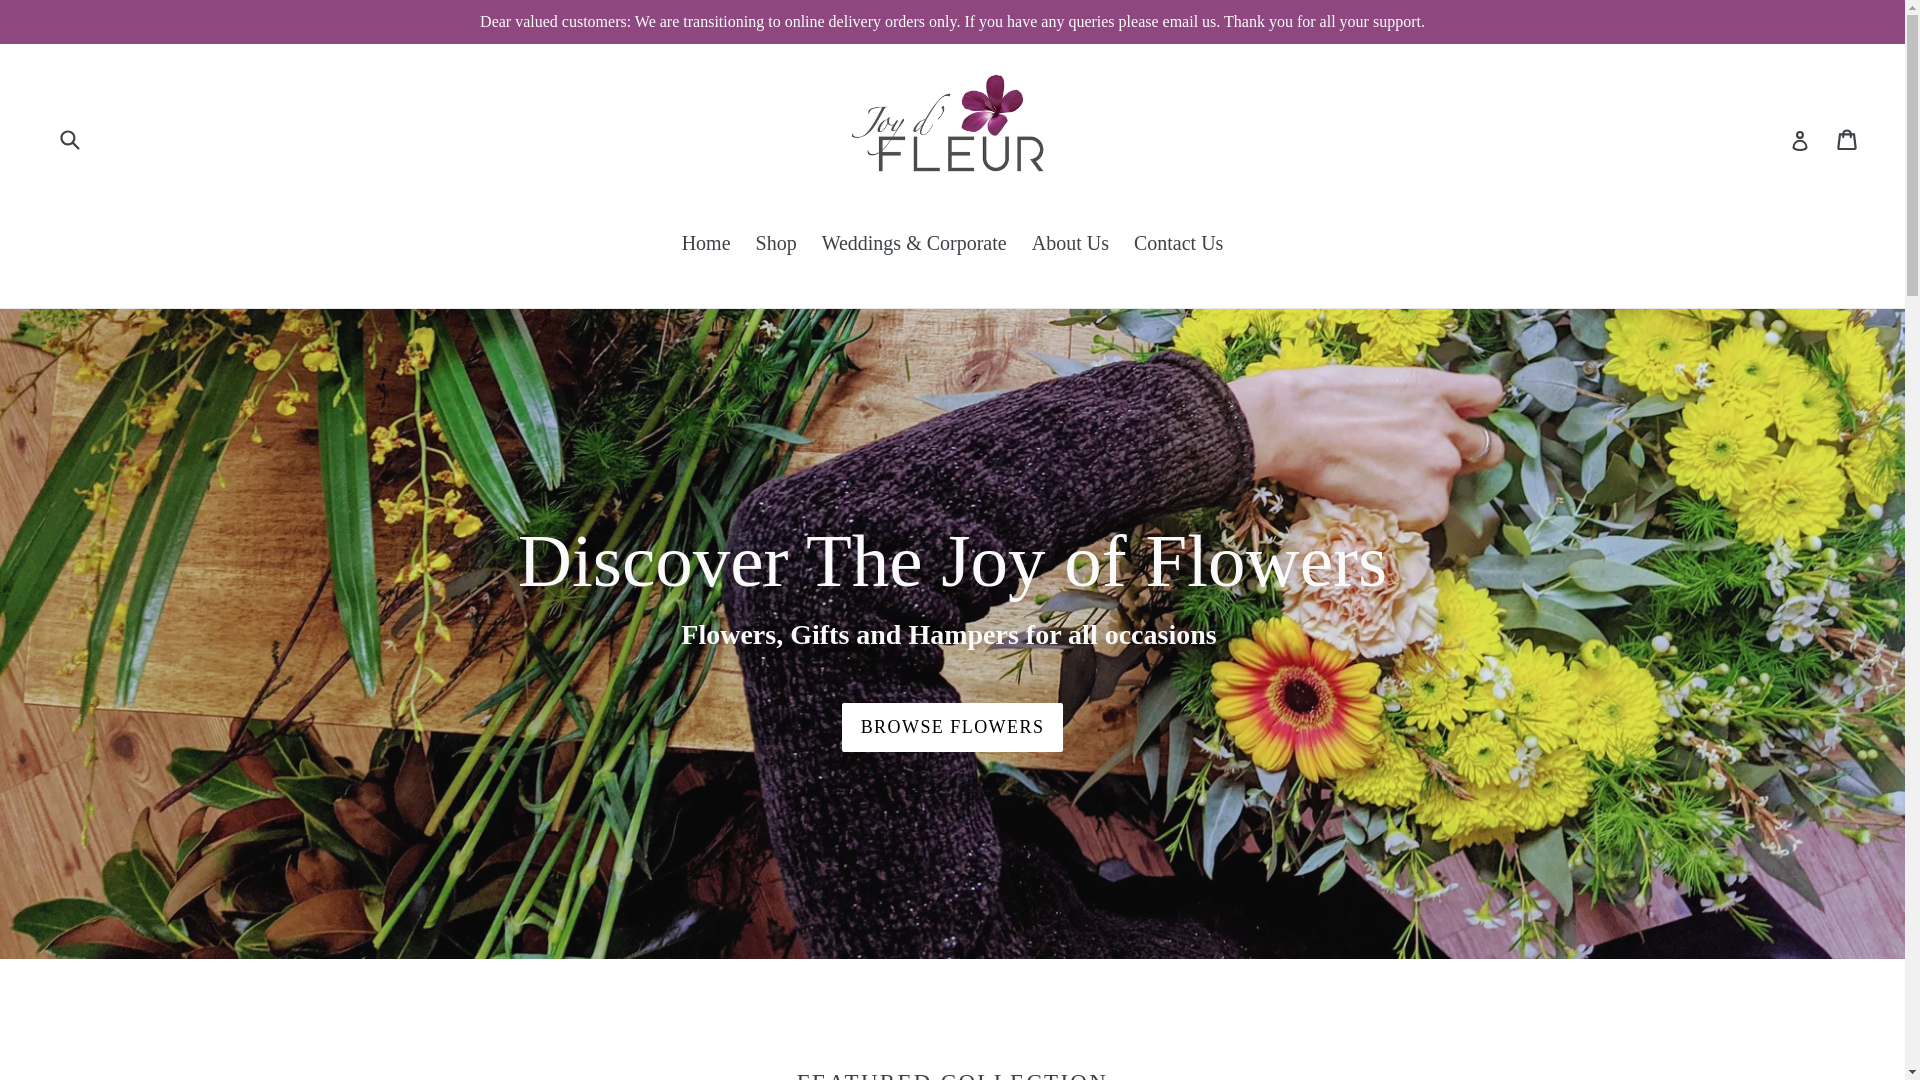 This screenshot has width=1920, height=1080. I want to click on 'Contact Us', so click(1178, 243).